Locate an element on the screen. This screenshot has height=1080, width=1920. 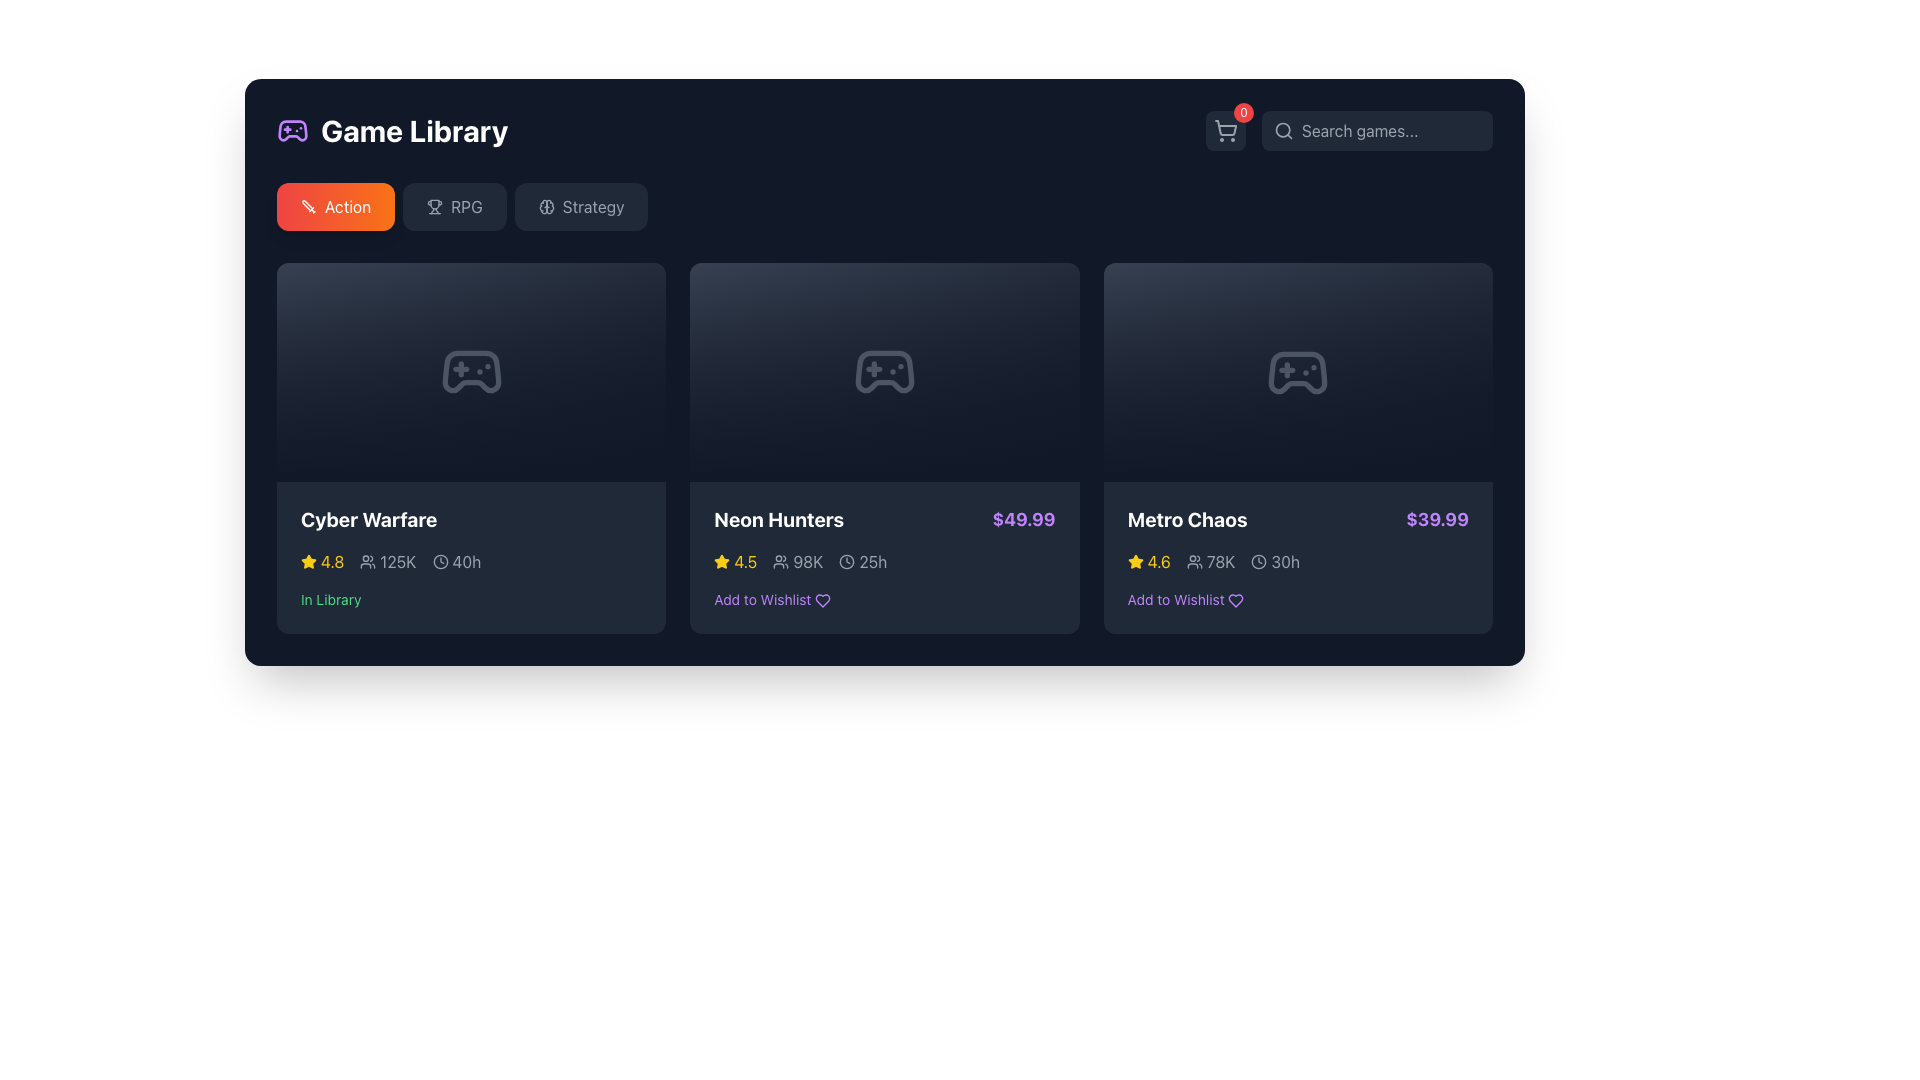
the displayed number on the Notification Badge located at the top-right corner of the shopping cart icon in the header section is located at coordinates (1242, 112).